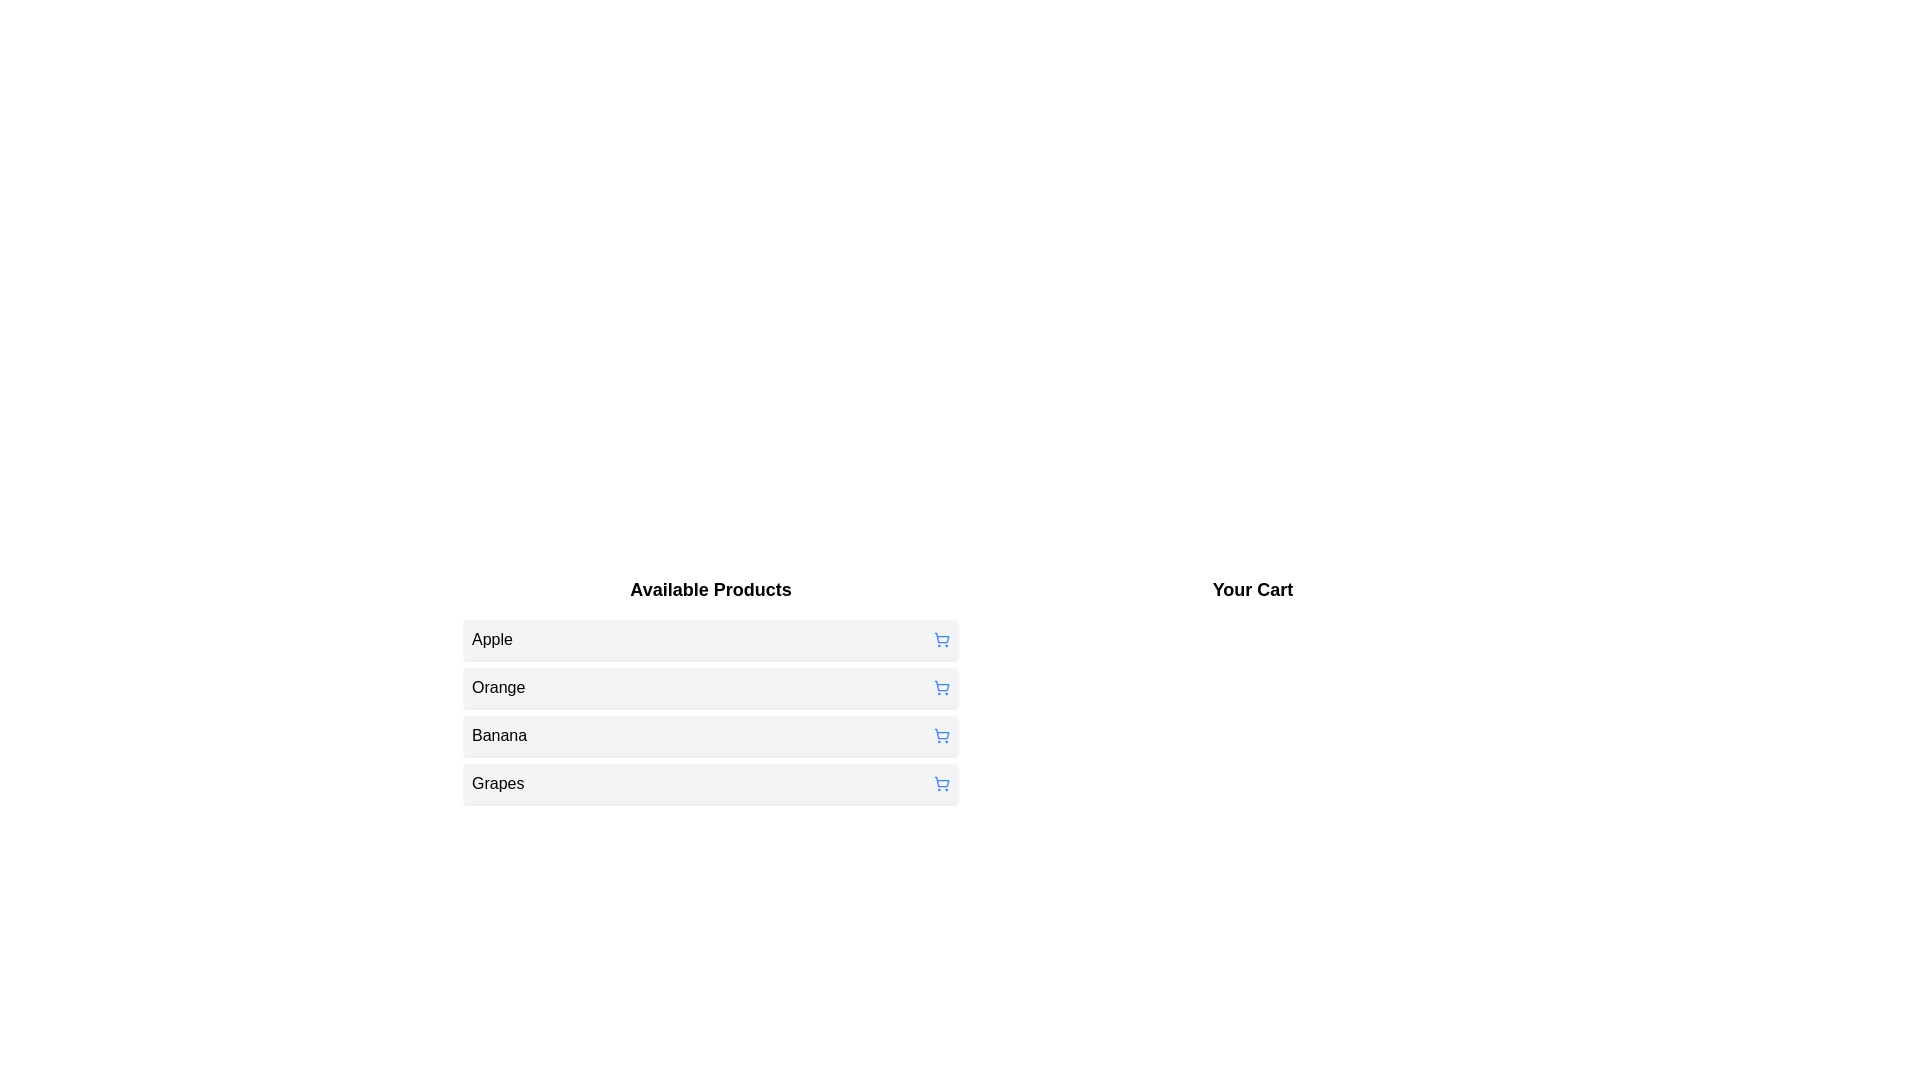 This screenshot has height=1080, width=1920. Describe the element at coordinates (940, 686) in the screenshot. I see `the shopping cart icon next to the product Orange to add it to the cart` at that location.